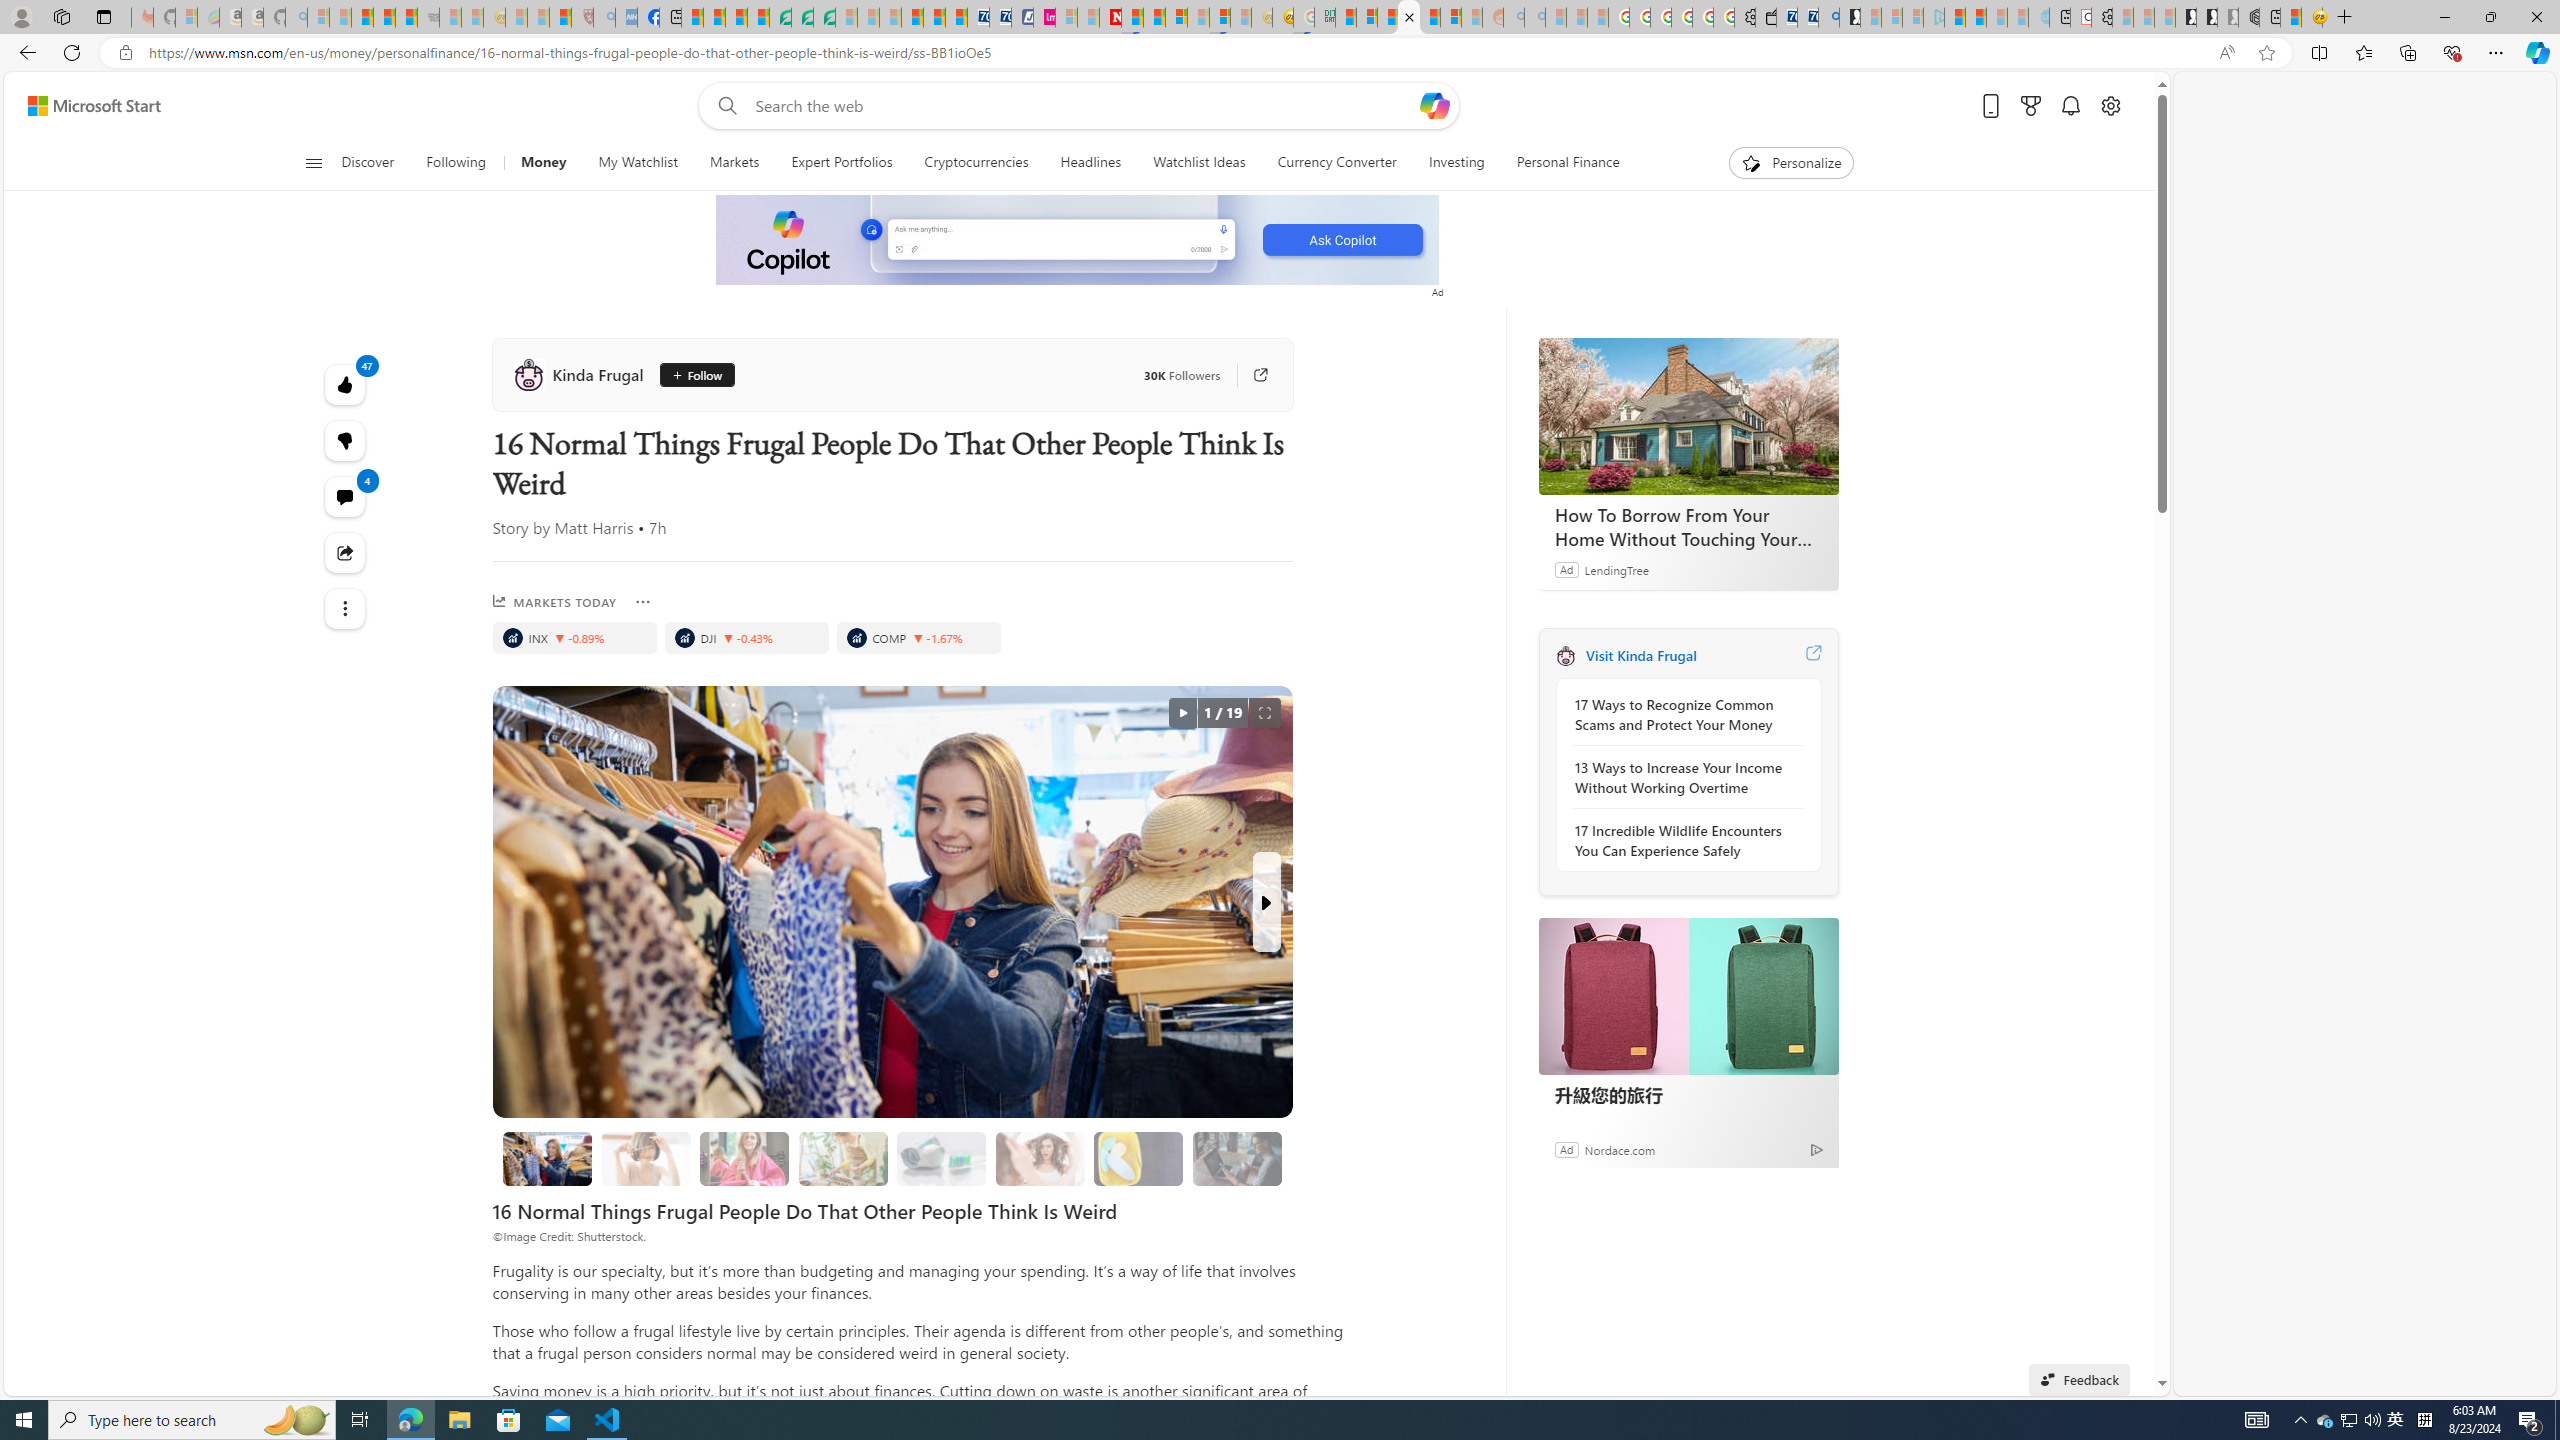 Image resolution: width=2560 pixels, height=1440 pixels. What do you see at coordinates (1337, 162) in the screenshot?
I see `'Currency Converter'` at bounding box center [1337, 162].